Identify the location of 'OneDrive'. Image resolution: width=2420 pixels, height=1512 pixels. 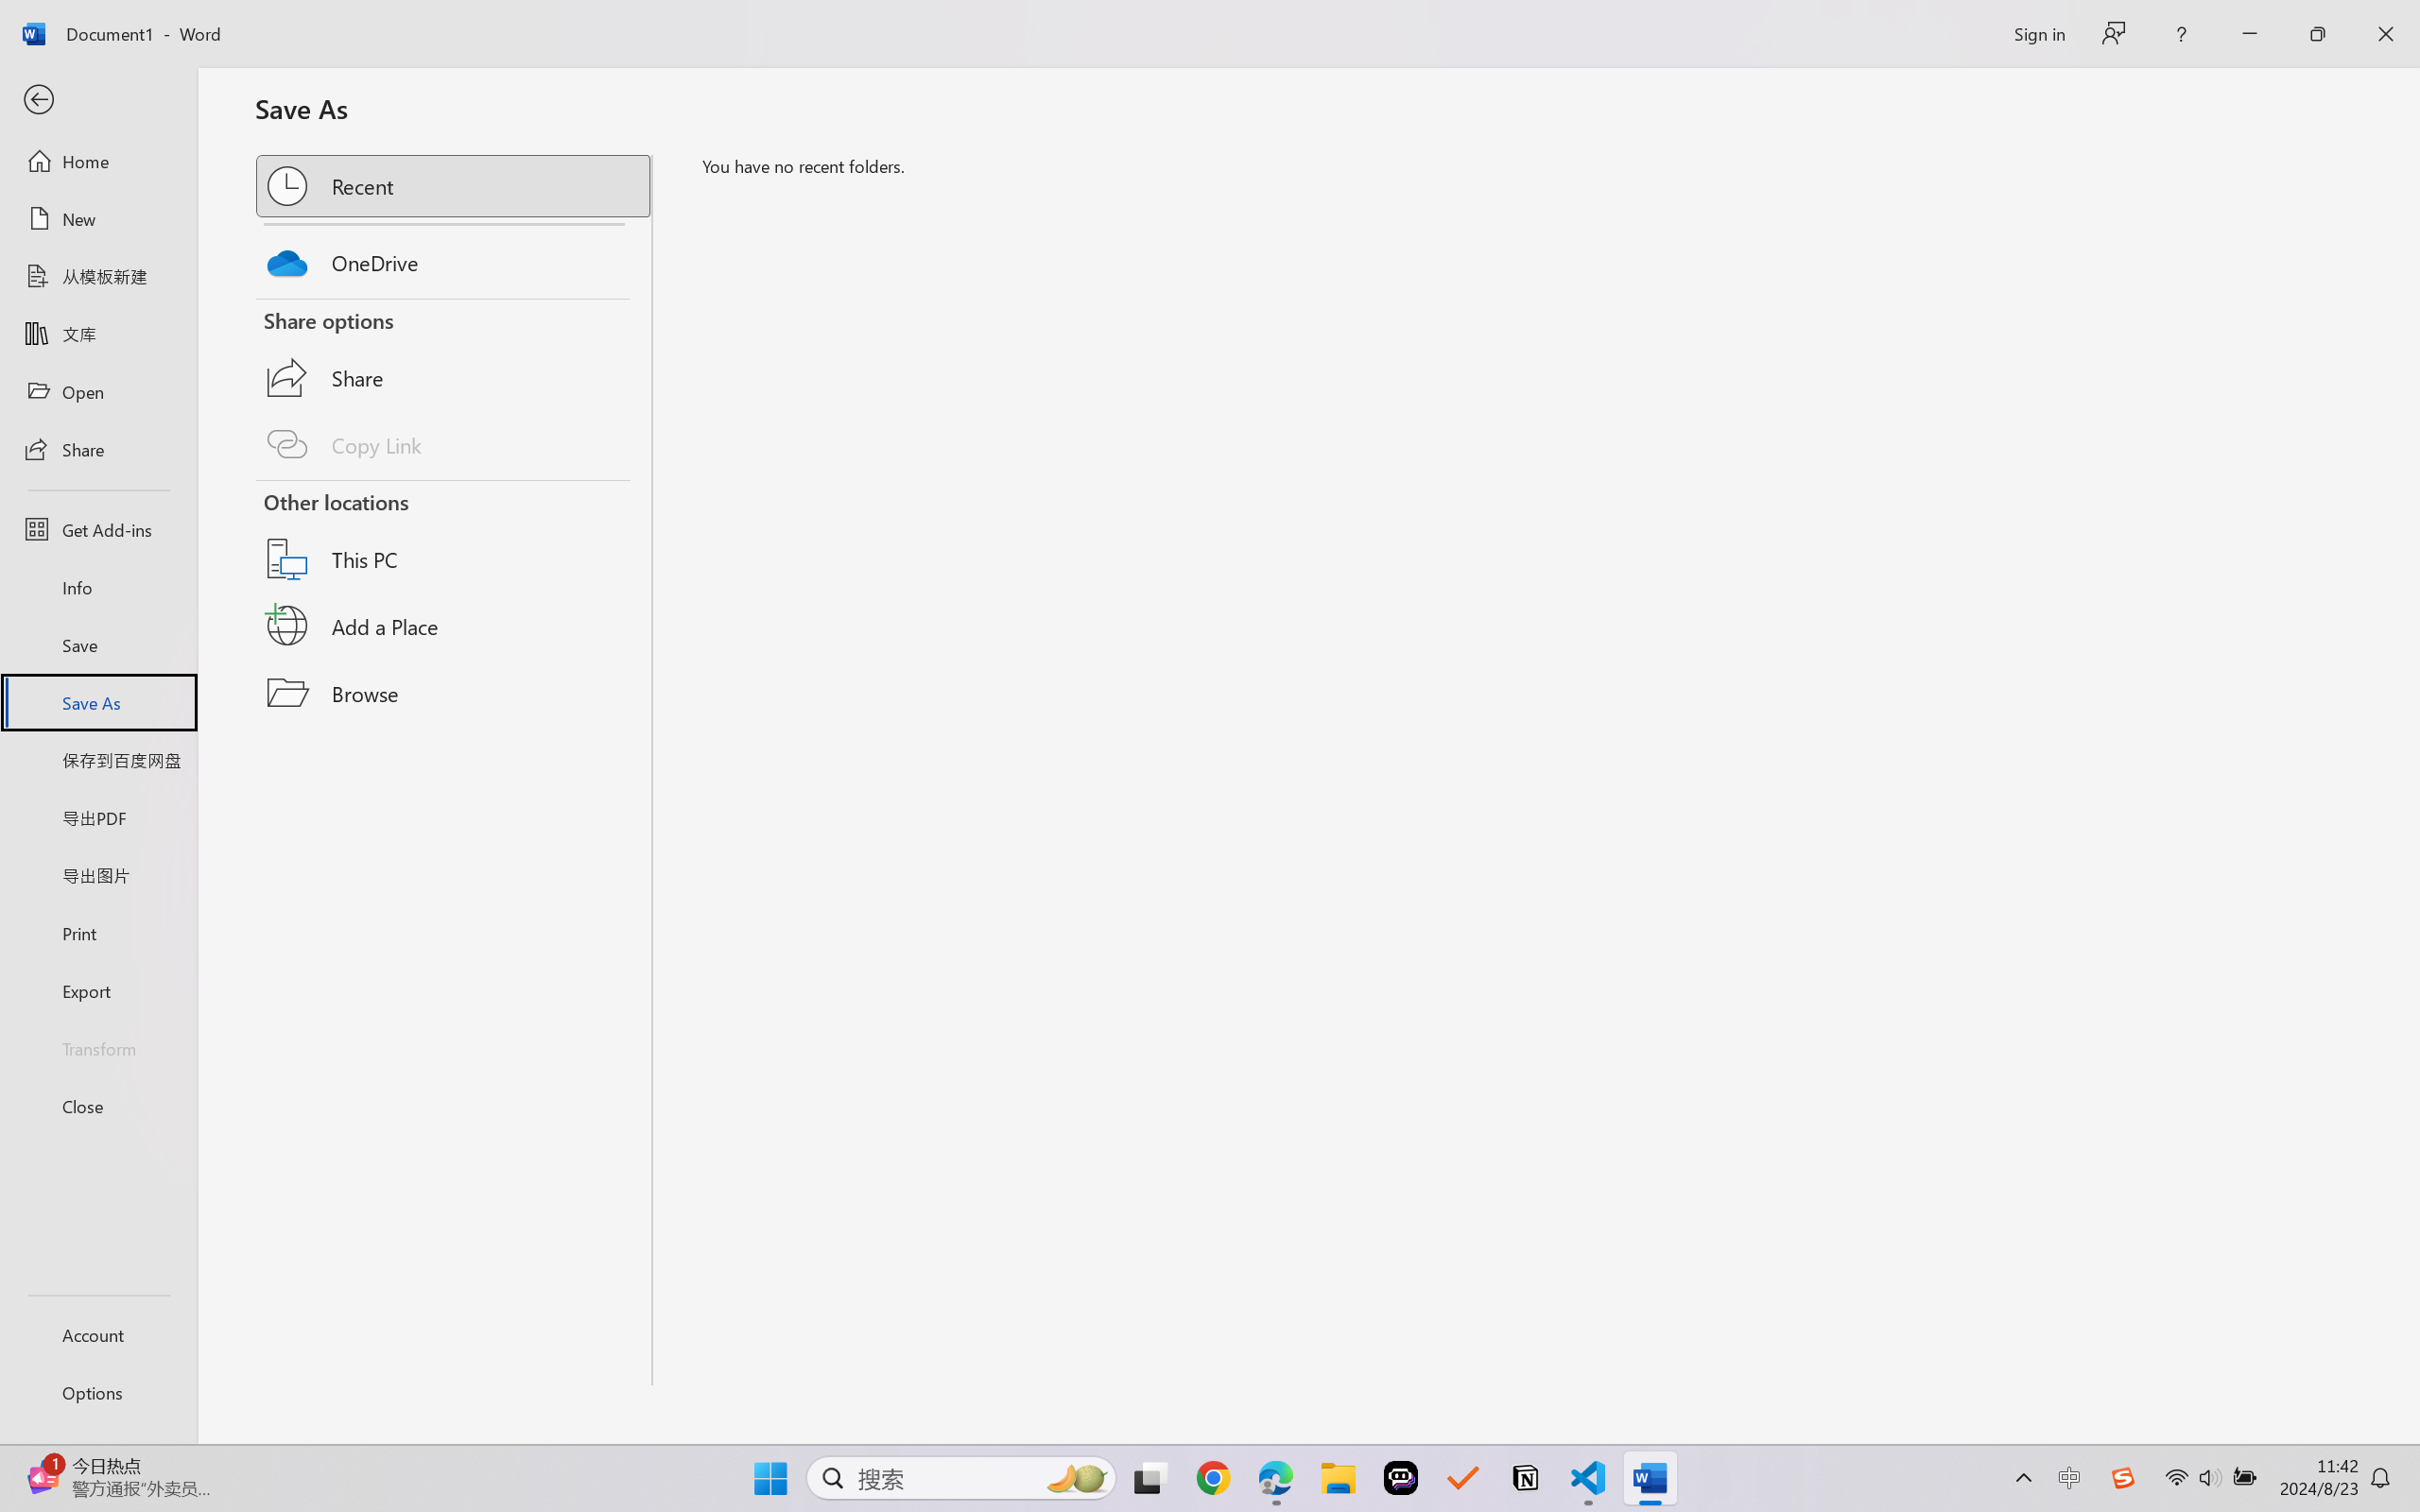
(454, 257).